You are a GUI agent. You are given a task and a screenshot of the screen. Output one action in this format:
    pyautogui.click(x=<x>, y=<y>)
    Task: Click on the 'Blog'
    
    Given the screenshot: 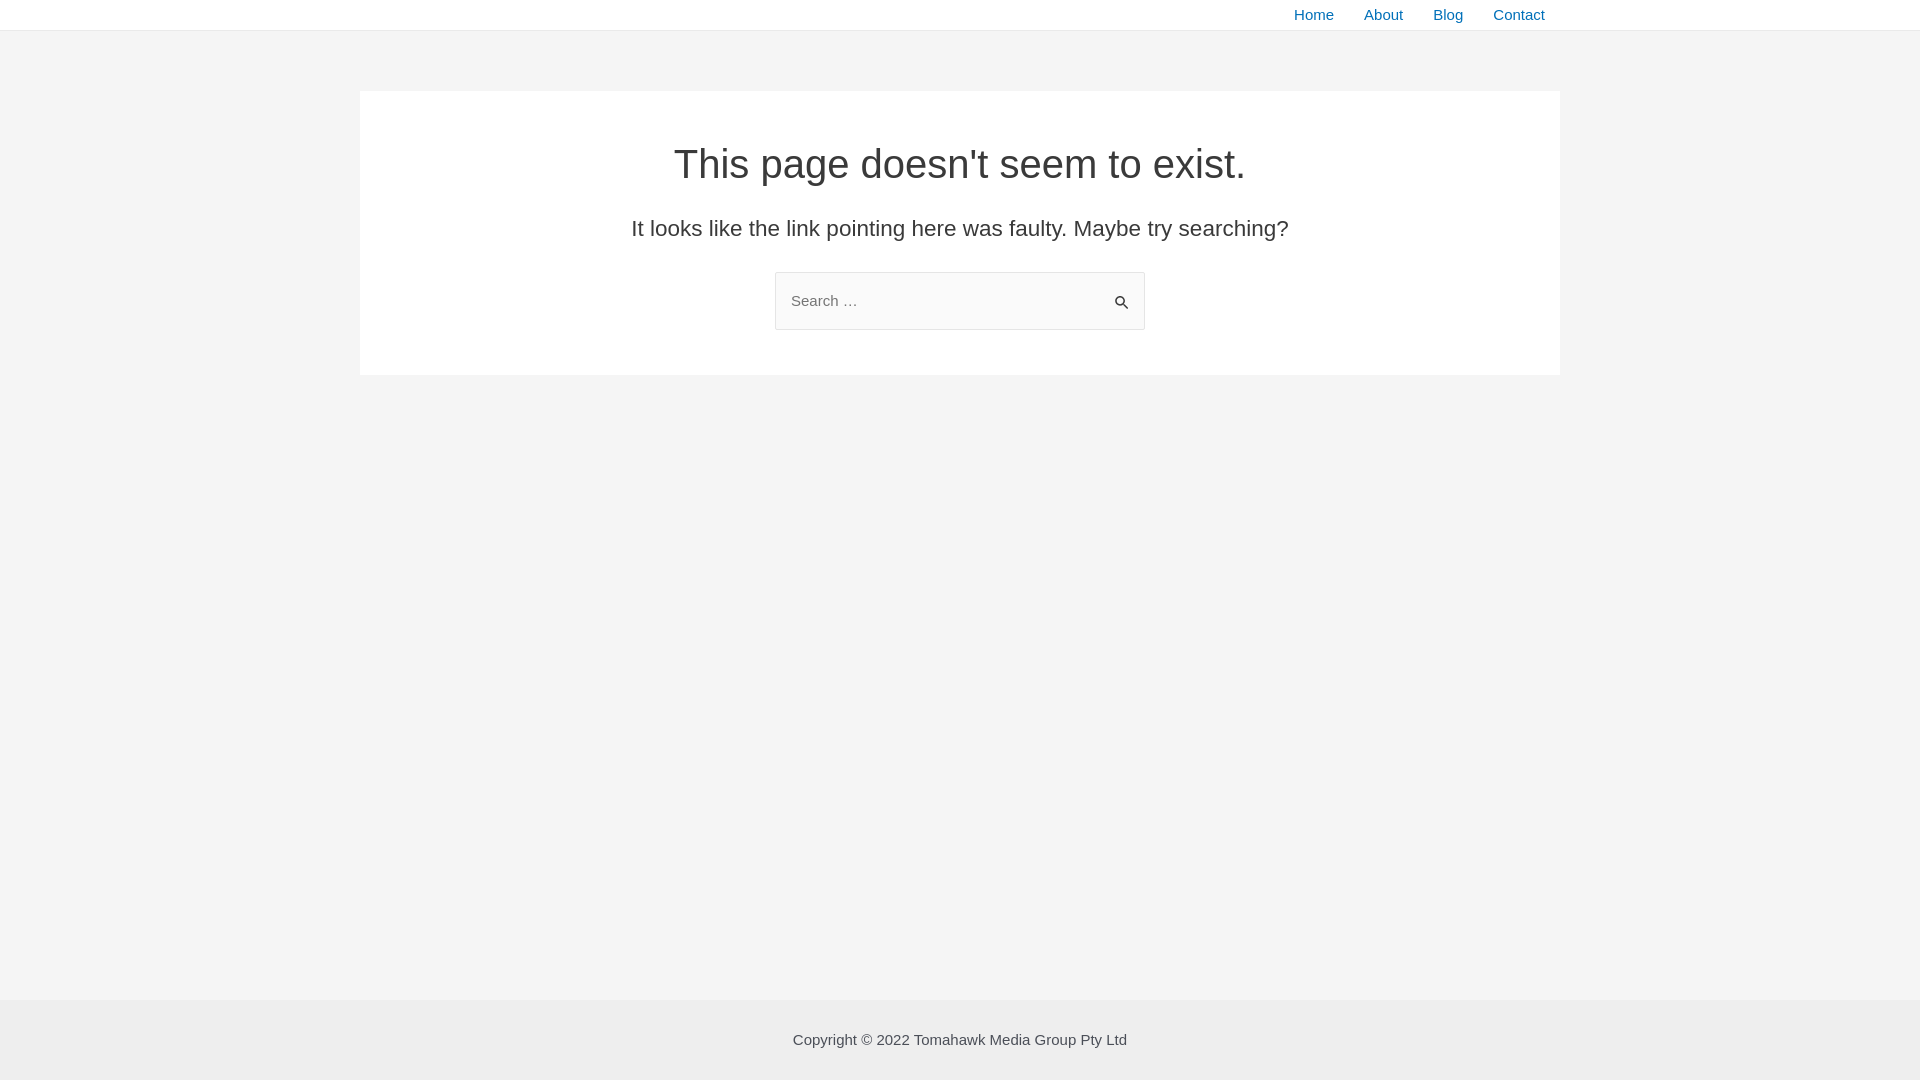 What is the action you would take?
    pyautogui.click(x=1448, y=15)
    